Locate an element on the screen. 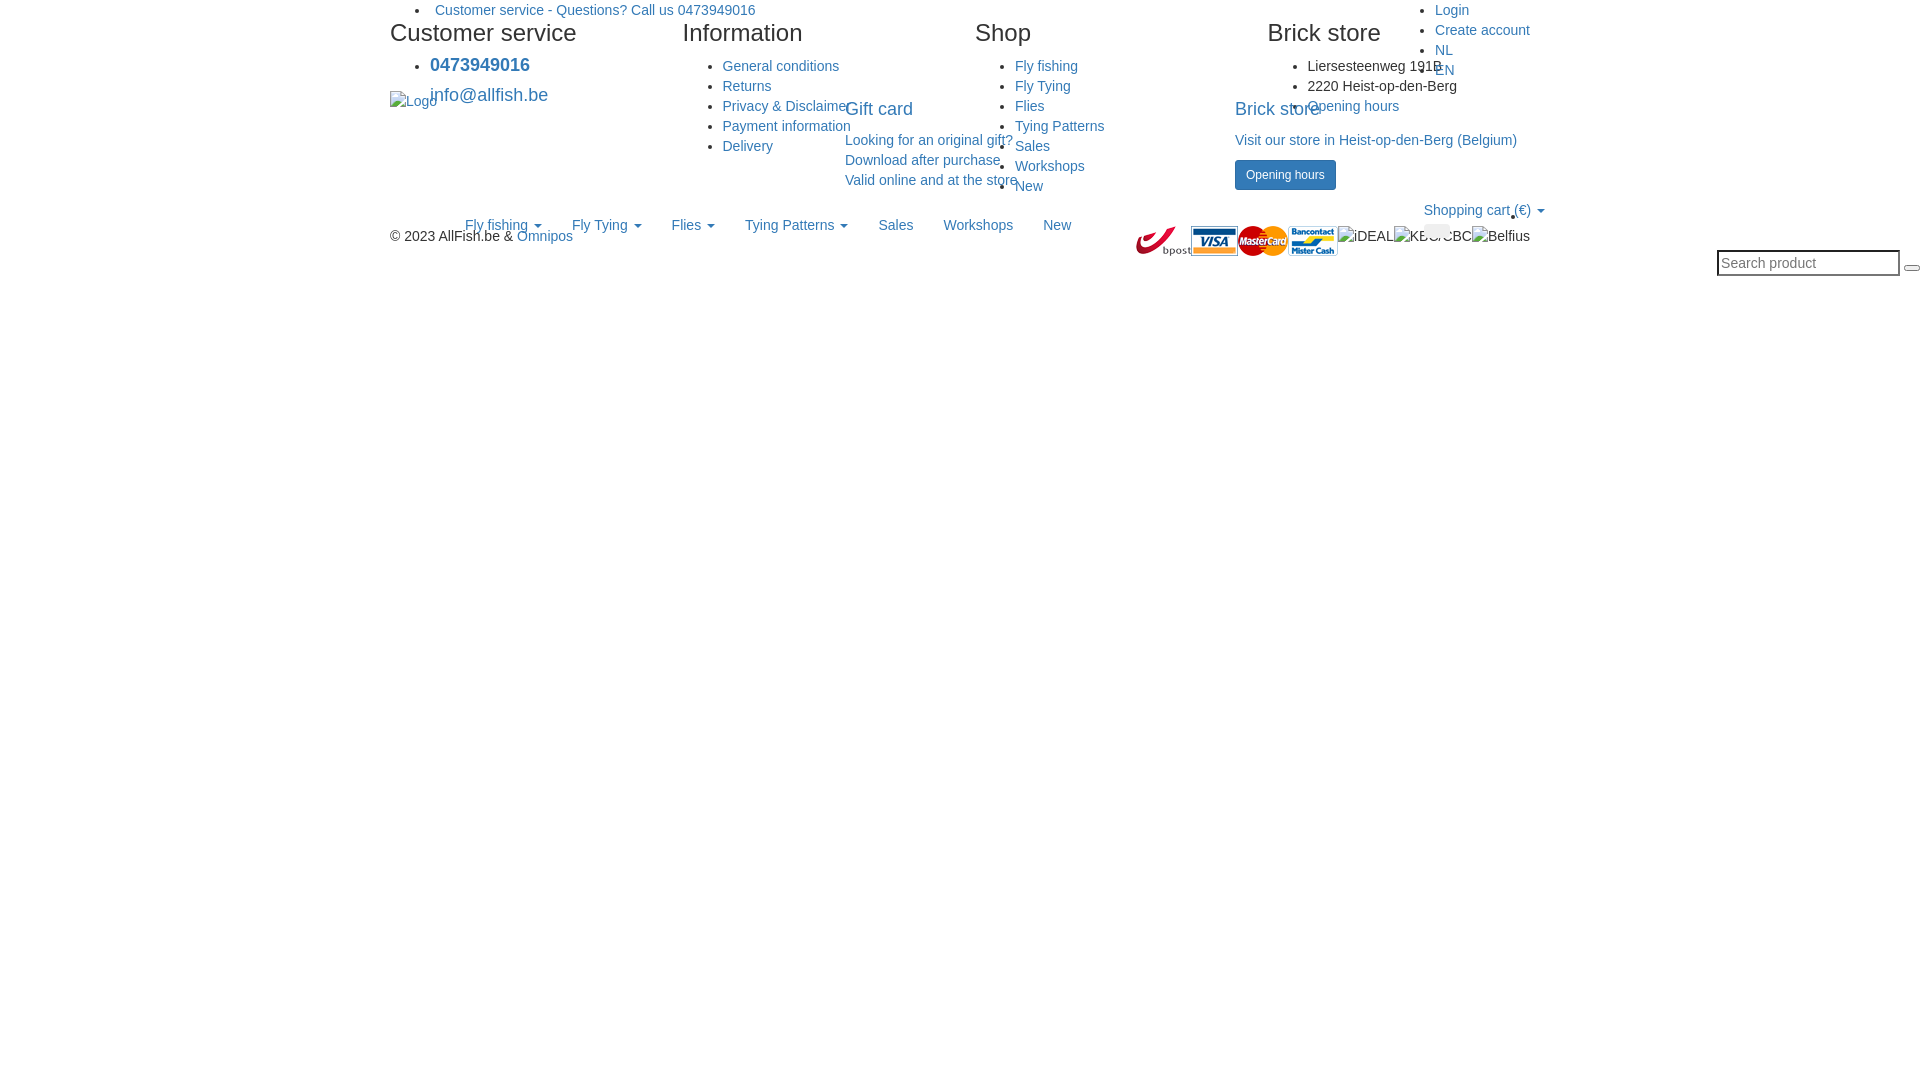  'iDEAL' is located at coordinates (1365, 234).